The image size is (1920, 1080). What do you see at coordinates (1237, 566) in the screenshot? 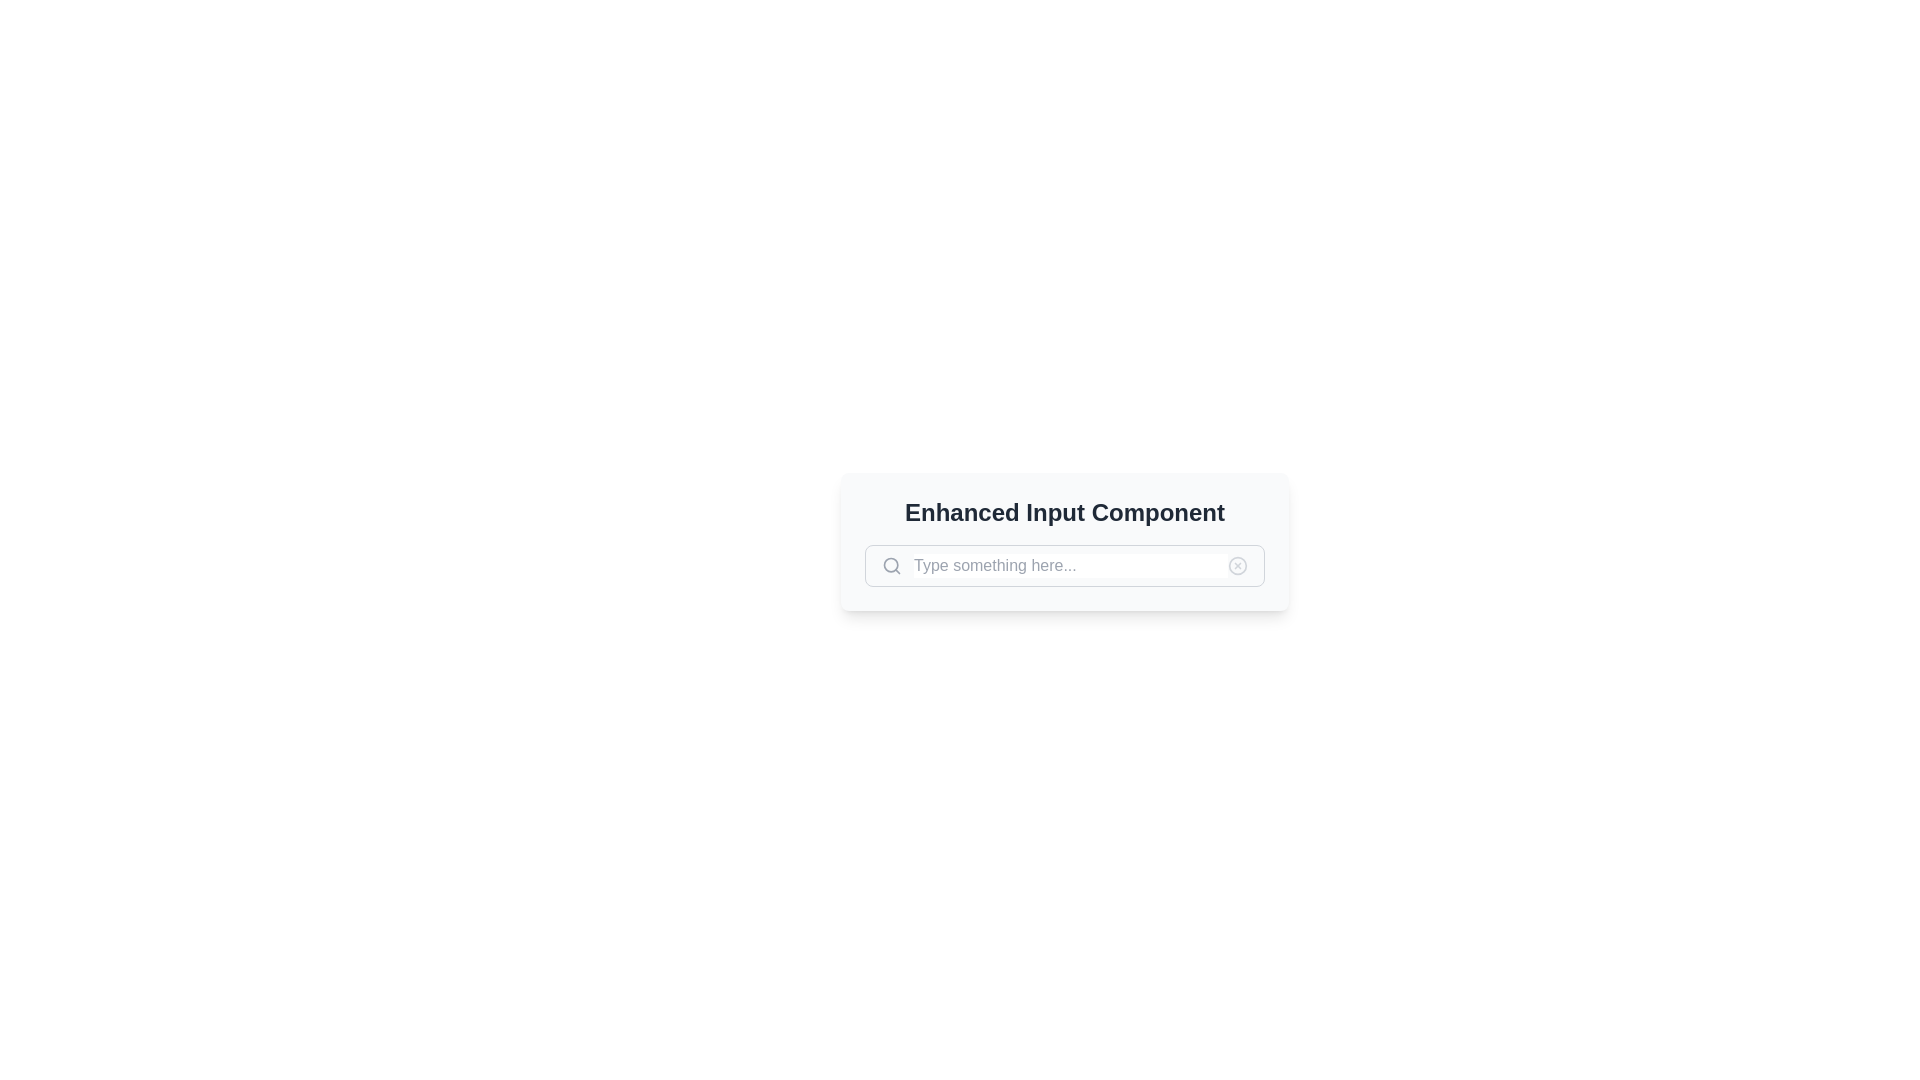
I see `the central circular component of the cancel or reset icon, which is positioned to the far-right of the text input labeled 'Type something here...'` at bounding box center [1237, 566].